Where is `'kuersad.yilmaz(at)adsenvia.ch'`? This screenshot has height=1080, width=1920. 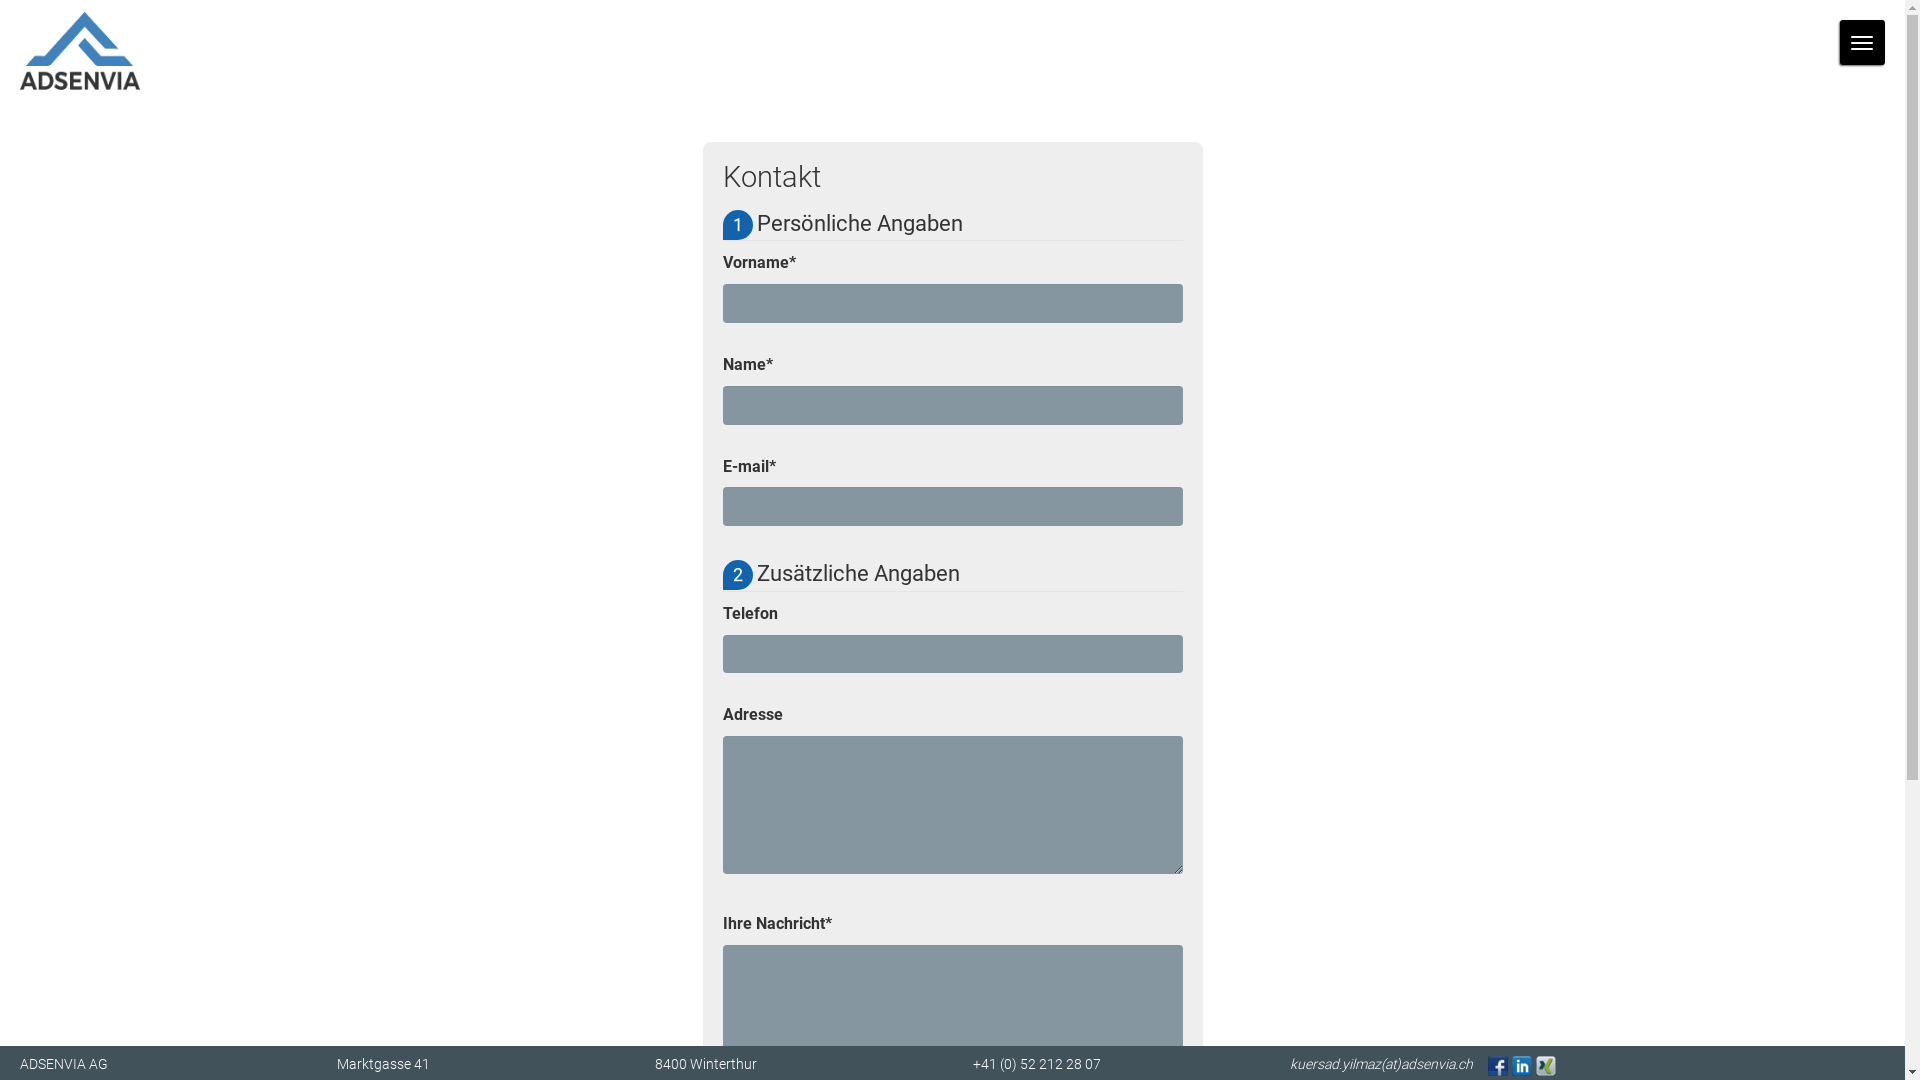
'kuersad.yilmaz(at)adsenvia.ch' is located at coordinates (1380, 1063).